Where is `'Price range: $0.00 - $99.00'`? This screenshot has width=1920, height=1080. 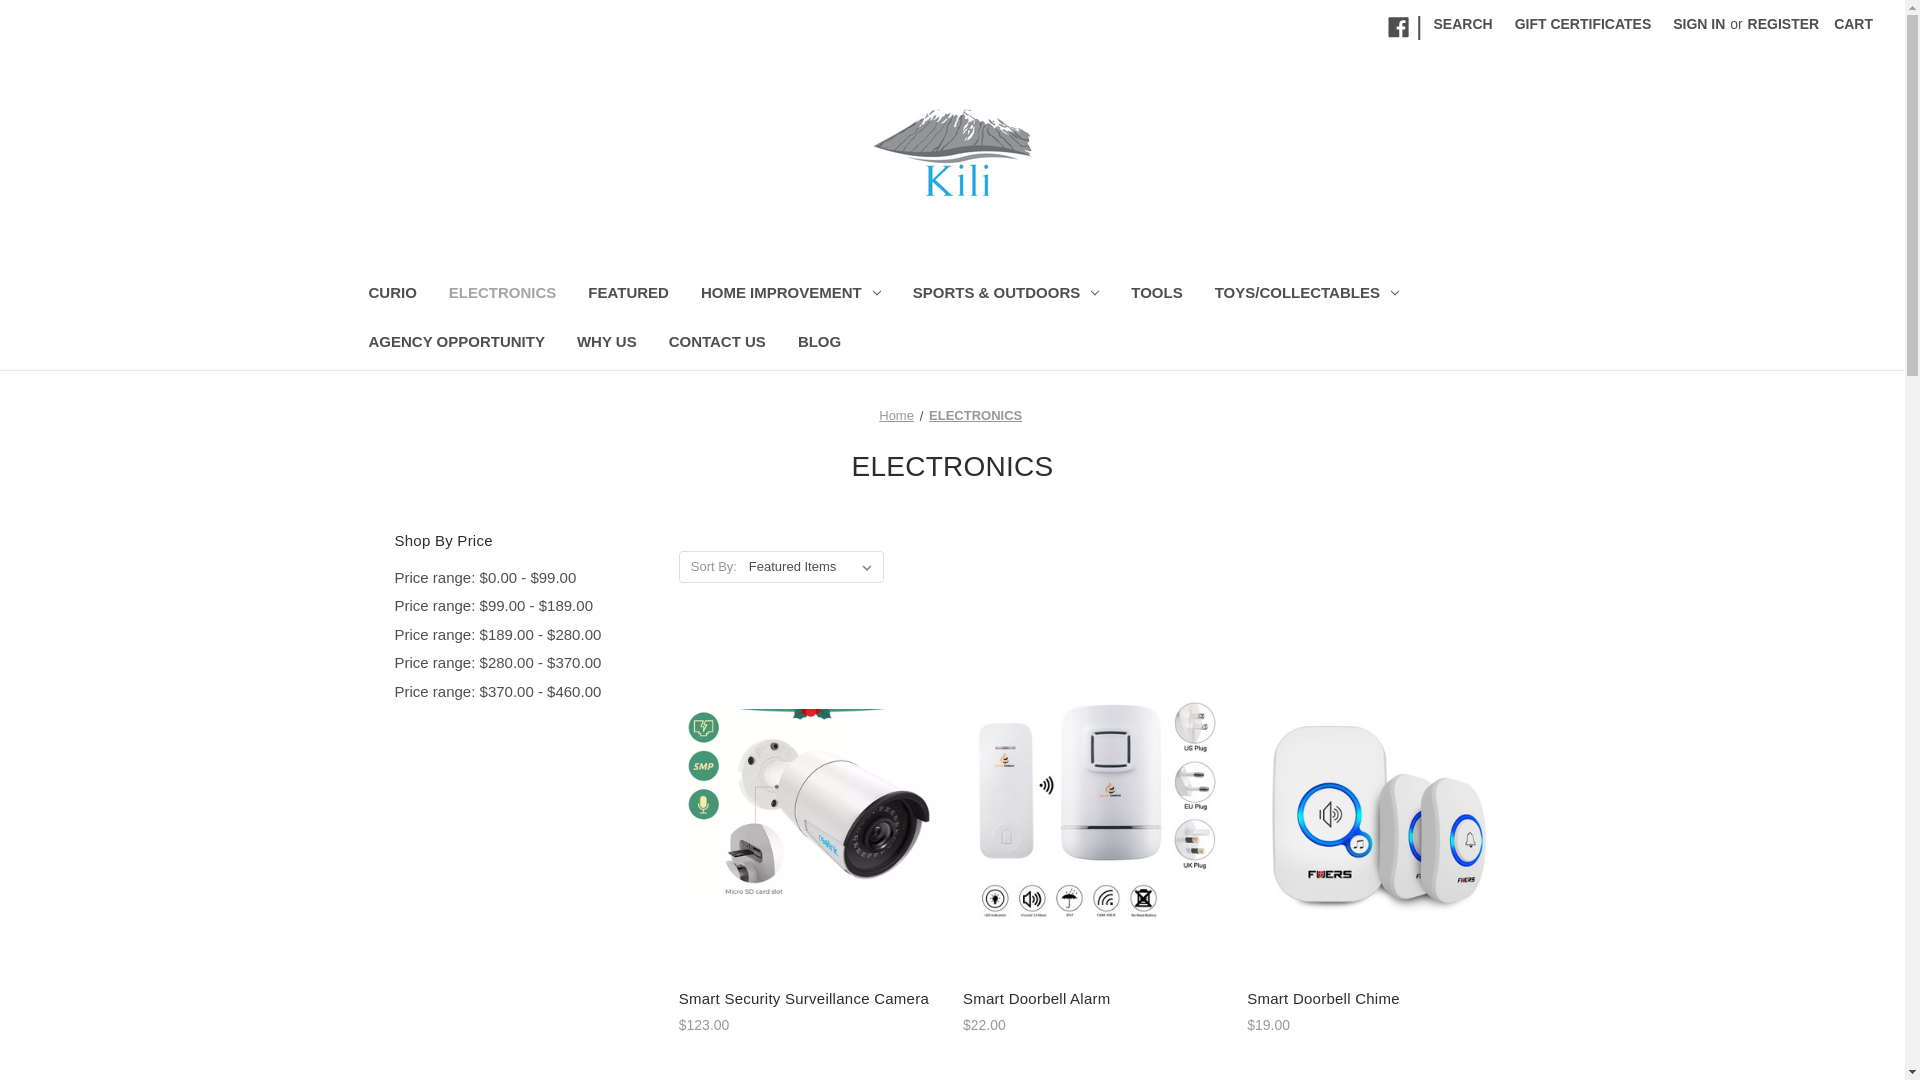 'Price range: $0.00 - $99.00' is located at coordinates (525, 578).